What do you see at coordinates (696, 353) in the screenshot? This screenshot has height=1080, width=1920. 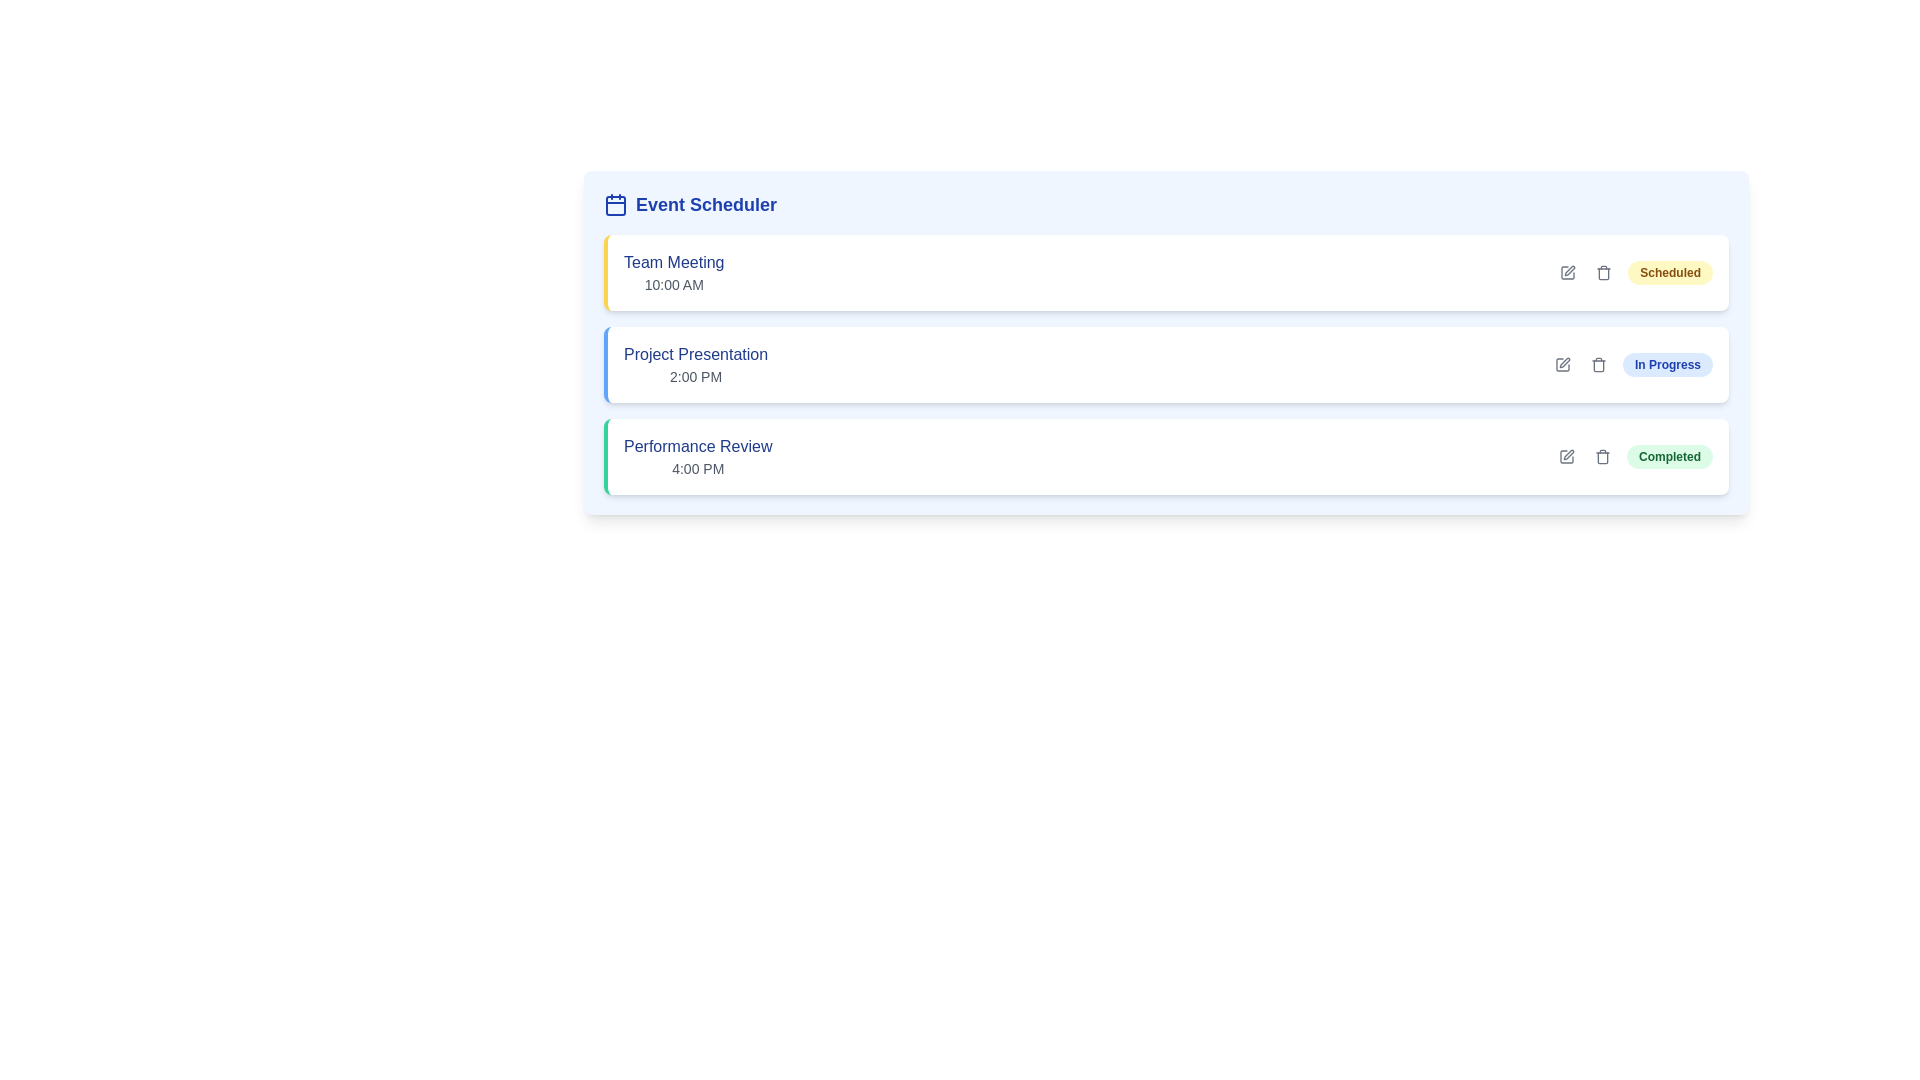 I see `the Text label that displays the title of the second event in the 'Event Scheduler' list, located above the time label '2:00 PM'` at bounding box center [696, 353].